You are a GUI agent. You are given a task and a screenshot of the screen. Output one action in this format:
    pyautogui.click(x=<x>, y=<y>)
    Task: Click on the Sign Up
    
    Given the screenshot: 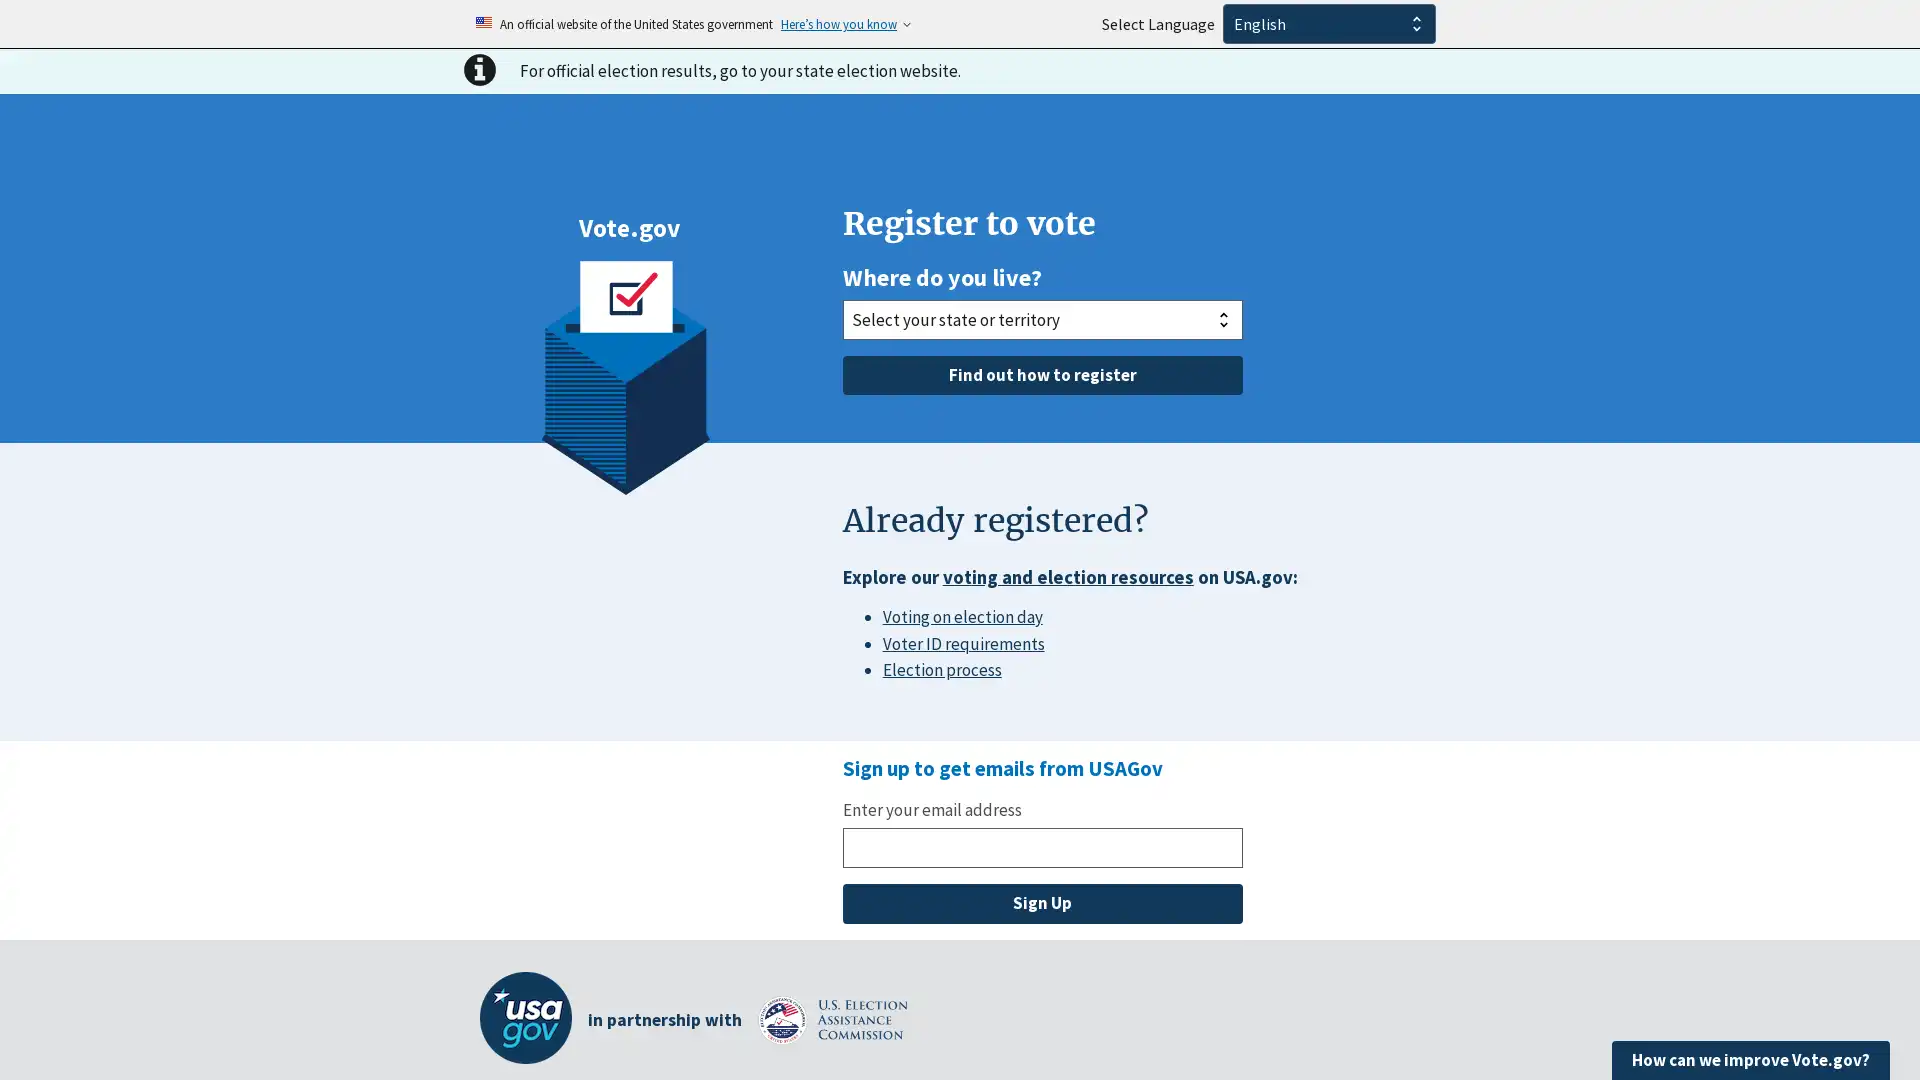 What is the action you would take?
    pyautogui.click(x=1040, y=903)
    